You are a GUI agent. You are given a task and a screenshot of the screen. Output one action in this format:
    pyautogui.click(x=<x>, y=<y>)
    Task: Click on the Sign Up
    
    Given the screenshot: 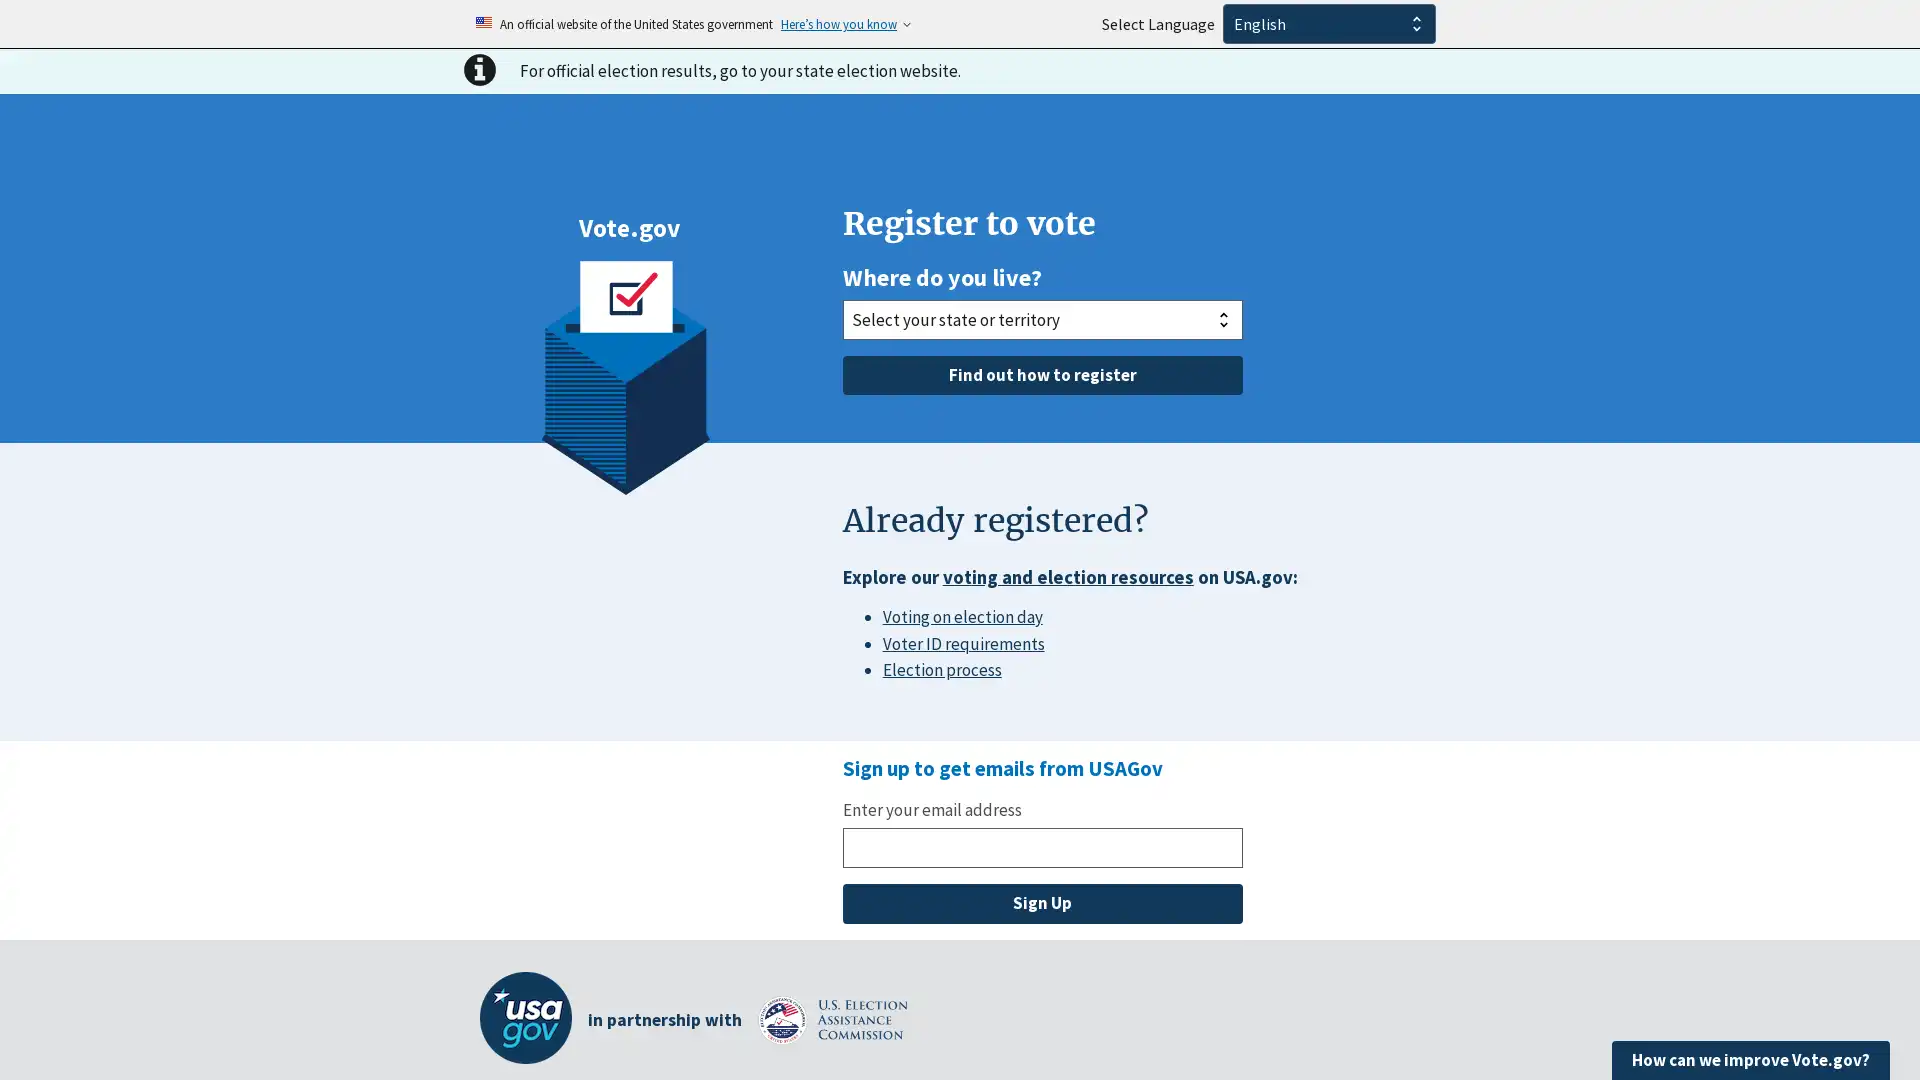 What is the action you would take?
    pyautogui.click(x=1040, y=903)
    